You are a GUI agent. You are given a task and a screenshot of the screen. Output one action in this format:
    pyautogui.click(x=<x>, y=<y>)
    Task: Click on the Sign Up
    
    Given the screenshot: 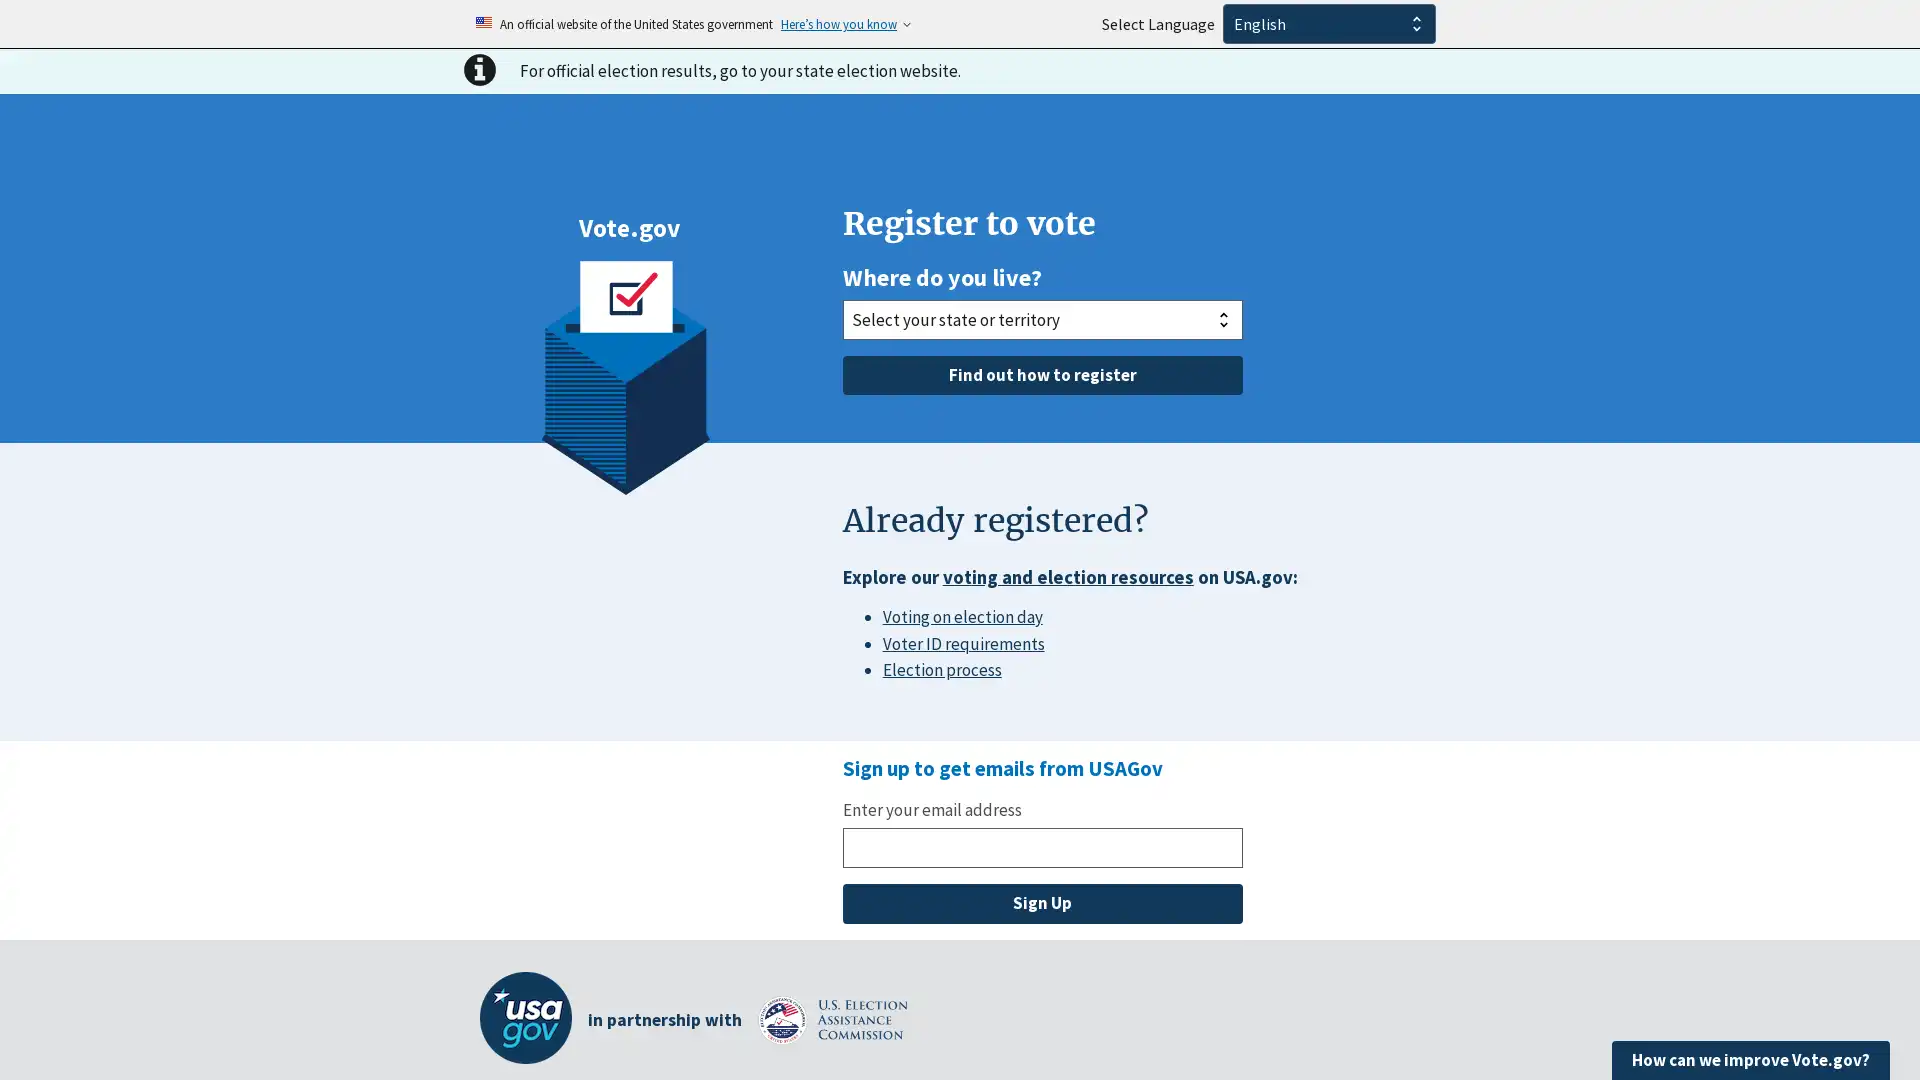 What is the action you would take?
    pyautogui.click(x=1040, y=903)
    